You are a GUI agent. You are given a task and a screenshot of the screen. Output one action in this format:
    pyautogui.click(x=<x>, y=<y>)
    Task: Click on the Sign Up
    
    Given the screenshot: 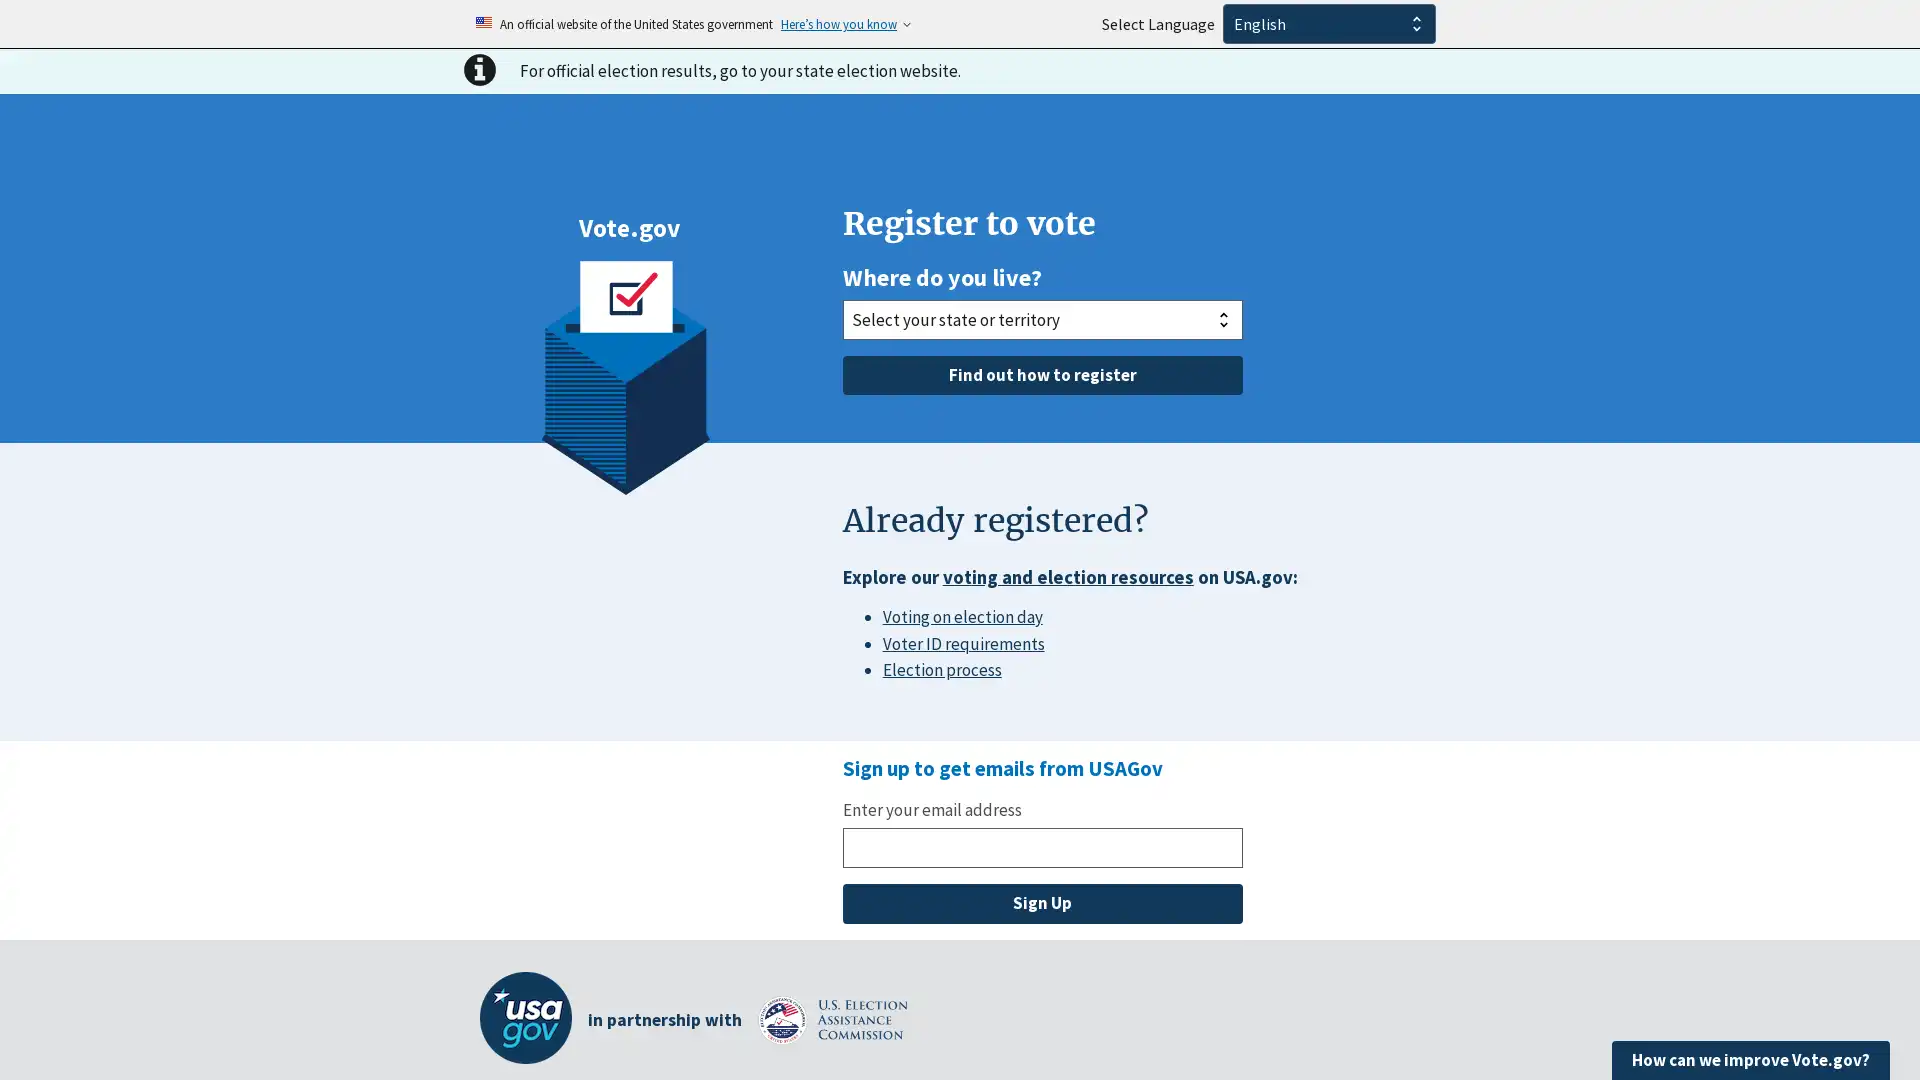 What is the action you would take?
    pyautogui.click(x=1040, y=903)
    